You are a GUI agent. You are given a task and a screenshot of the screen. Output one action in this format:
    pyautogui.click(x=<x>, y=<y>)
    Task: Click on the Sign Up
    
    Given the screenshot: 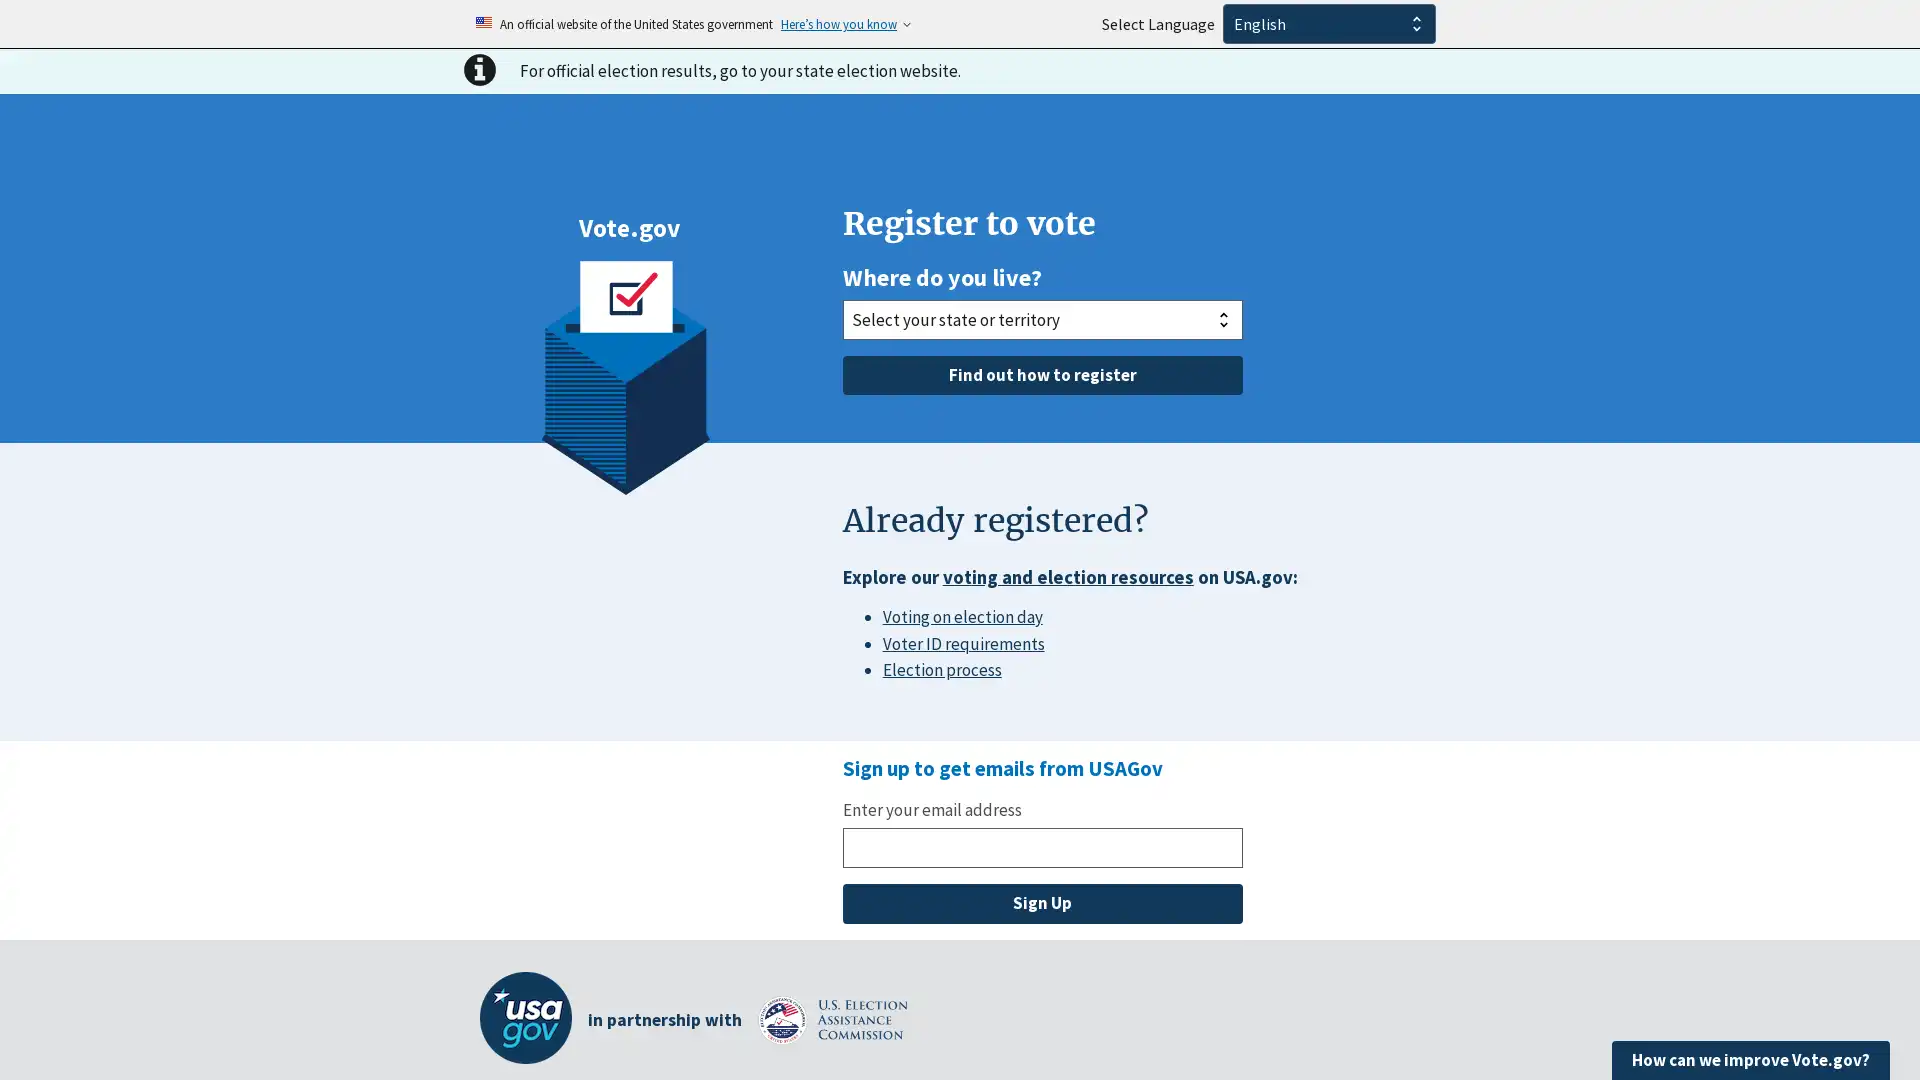 What is the action you would take?
    pyautogui.click(x=1040, y=903)
    